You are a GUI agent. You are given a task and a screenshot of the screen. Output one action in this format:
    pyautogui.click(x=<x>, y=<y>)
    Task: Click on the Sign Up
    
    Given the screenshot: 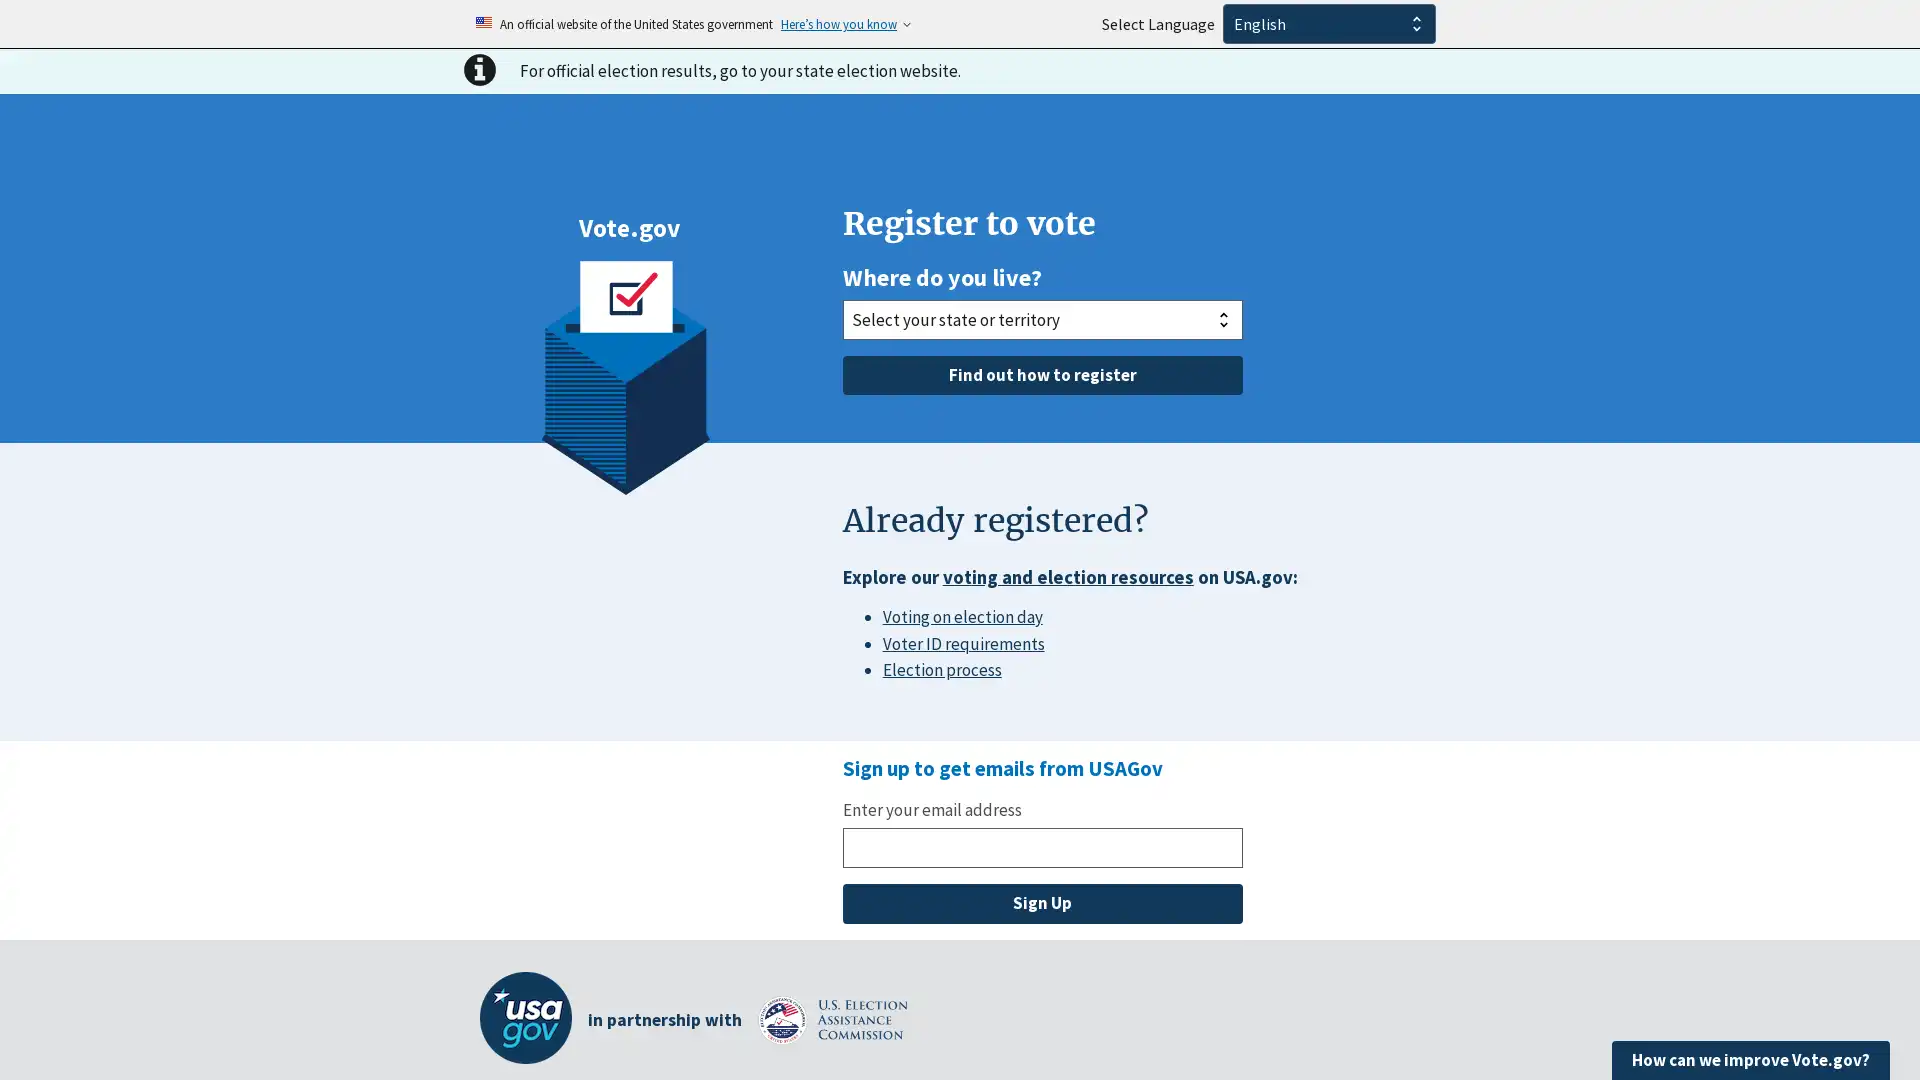 What is the action you would take?
    pyautogui.click(x=1040, y=903)
    